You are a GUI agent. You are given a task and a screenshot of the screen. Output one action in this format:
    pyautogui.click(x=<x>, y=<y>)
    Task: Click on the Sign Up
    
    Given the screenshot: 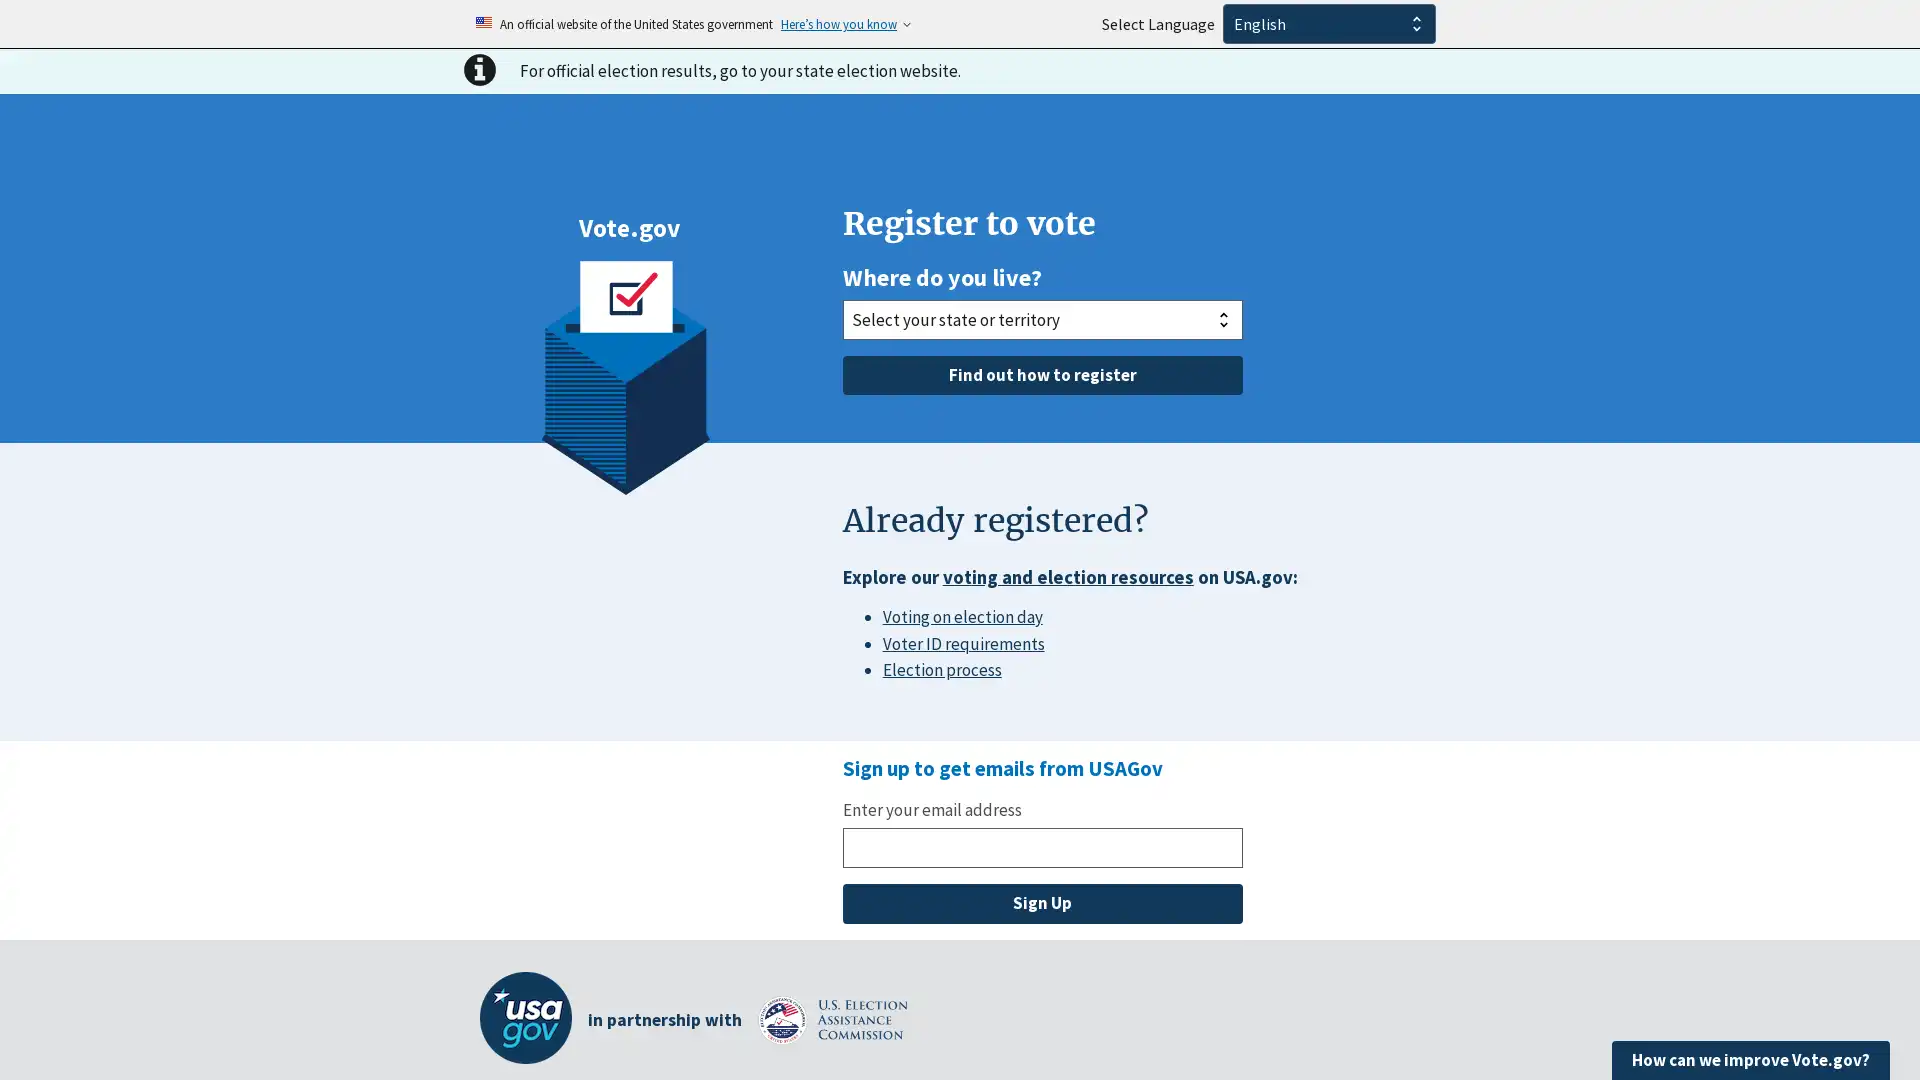 What is the action you would take?
    pyautogui.click(x=1040, y=903)
    